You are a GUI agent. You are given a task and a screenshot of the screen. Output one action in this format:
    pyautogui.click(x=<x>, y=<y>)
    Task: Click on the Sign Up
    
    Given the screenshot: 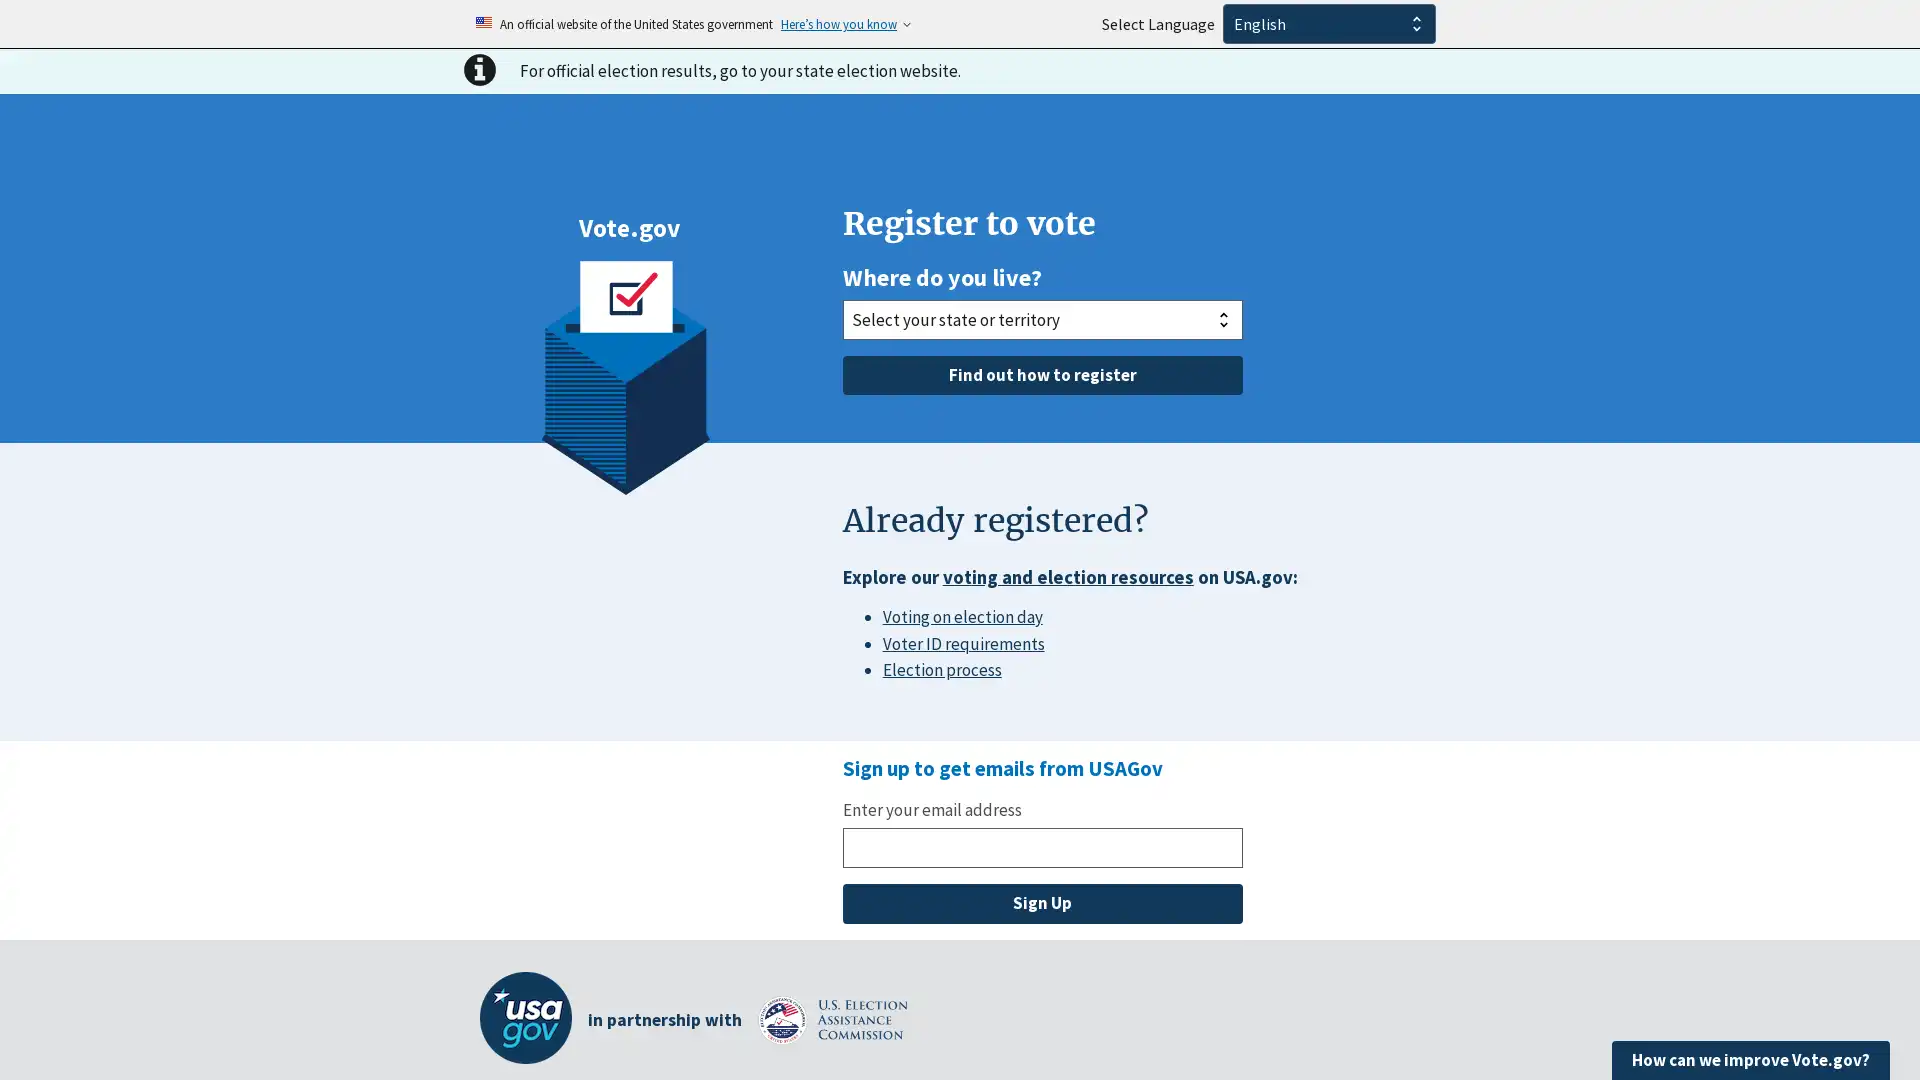 What is the action you would take?
    pyautogui.click(x=1040, y=903)
    